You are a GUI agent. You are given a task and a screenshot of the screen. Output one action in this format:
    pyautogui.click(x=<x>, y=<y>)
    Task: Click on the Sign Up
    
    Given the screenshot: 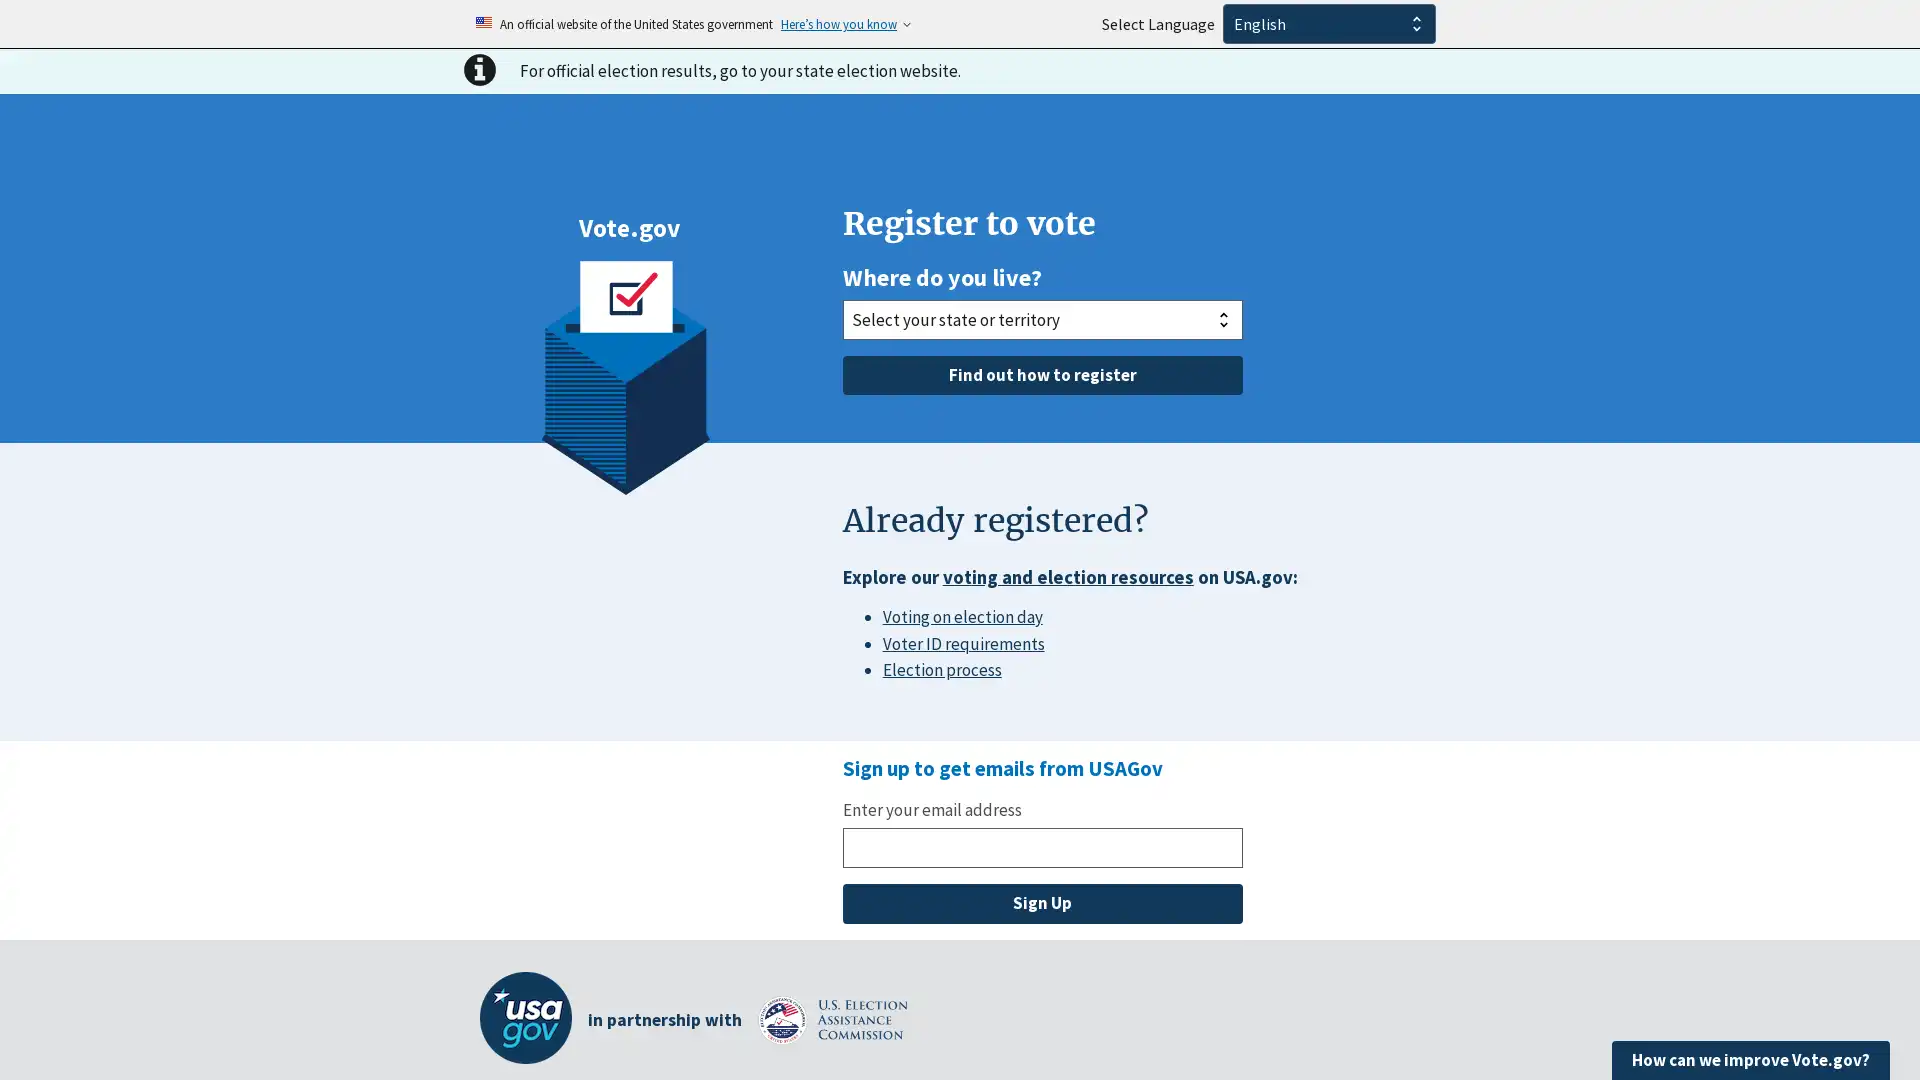 What is the action you would take?
    pyautogui.click(x=1040, y=903)
    